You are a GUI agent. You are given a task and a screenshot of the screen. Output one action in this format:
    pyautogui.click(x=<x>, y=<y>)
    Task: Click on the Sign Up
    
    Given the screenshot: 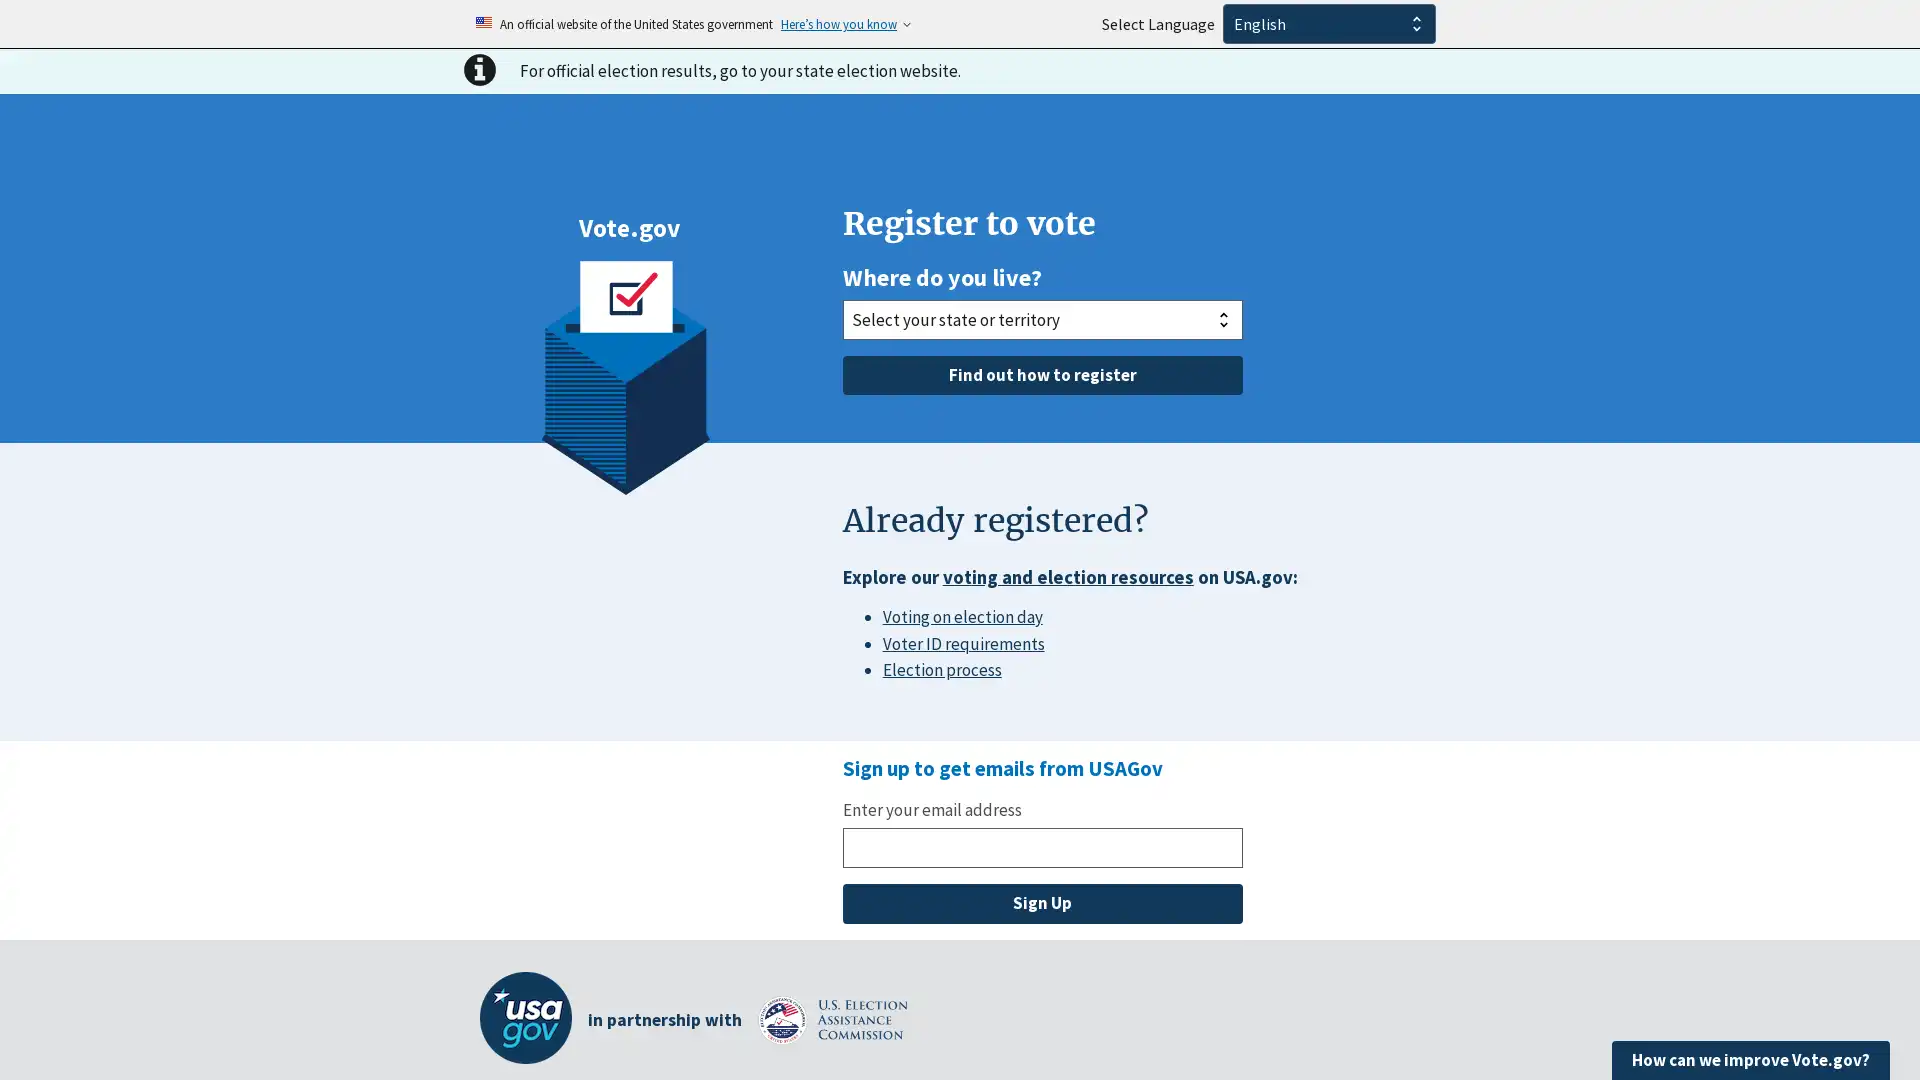 What is the action you would take?
    pyautogui.click(x=1040, y=903)
    